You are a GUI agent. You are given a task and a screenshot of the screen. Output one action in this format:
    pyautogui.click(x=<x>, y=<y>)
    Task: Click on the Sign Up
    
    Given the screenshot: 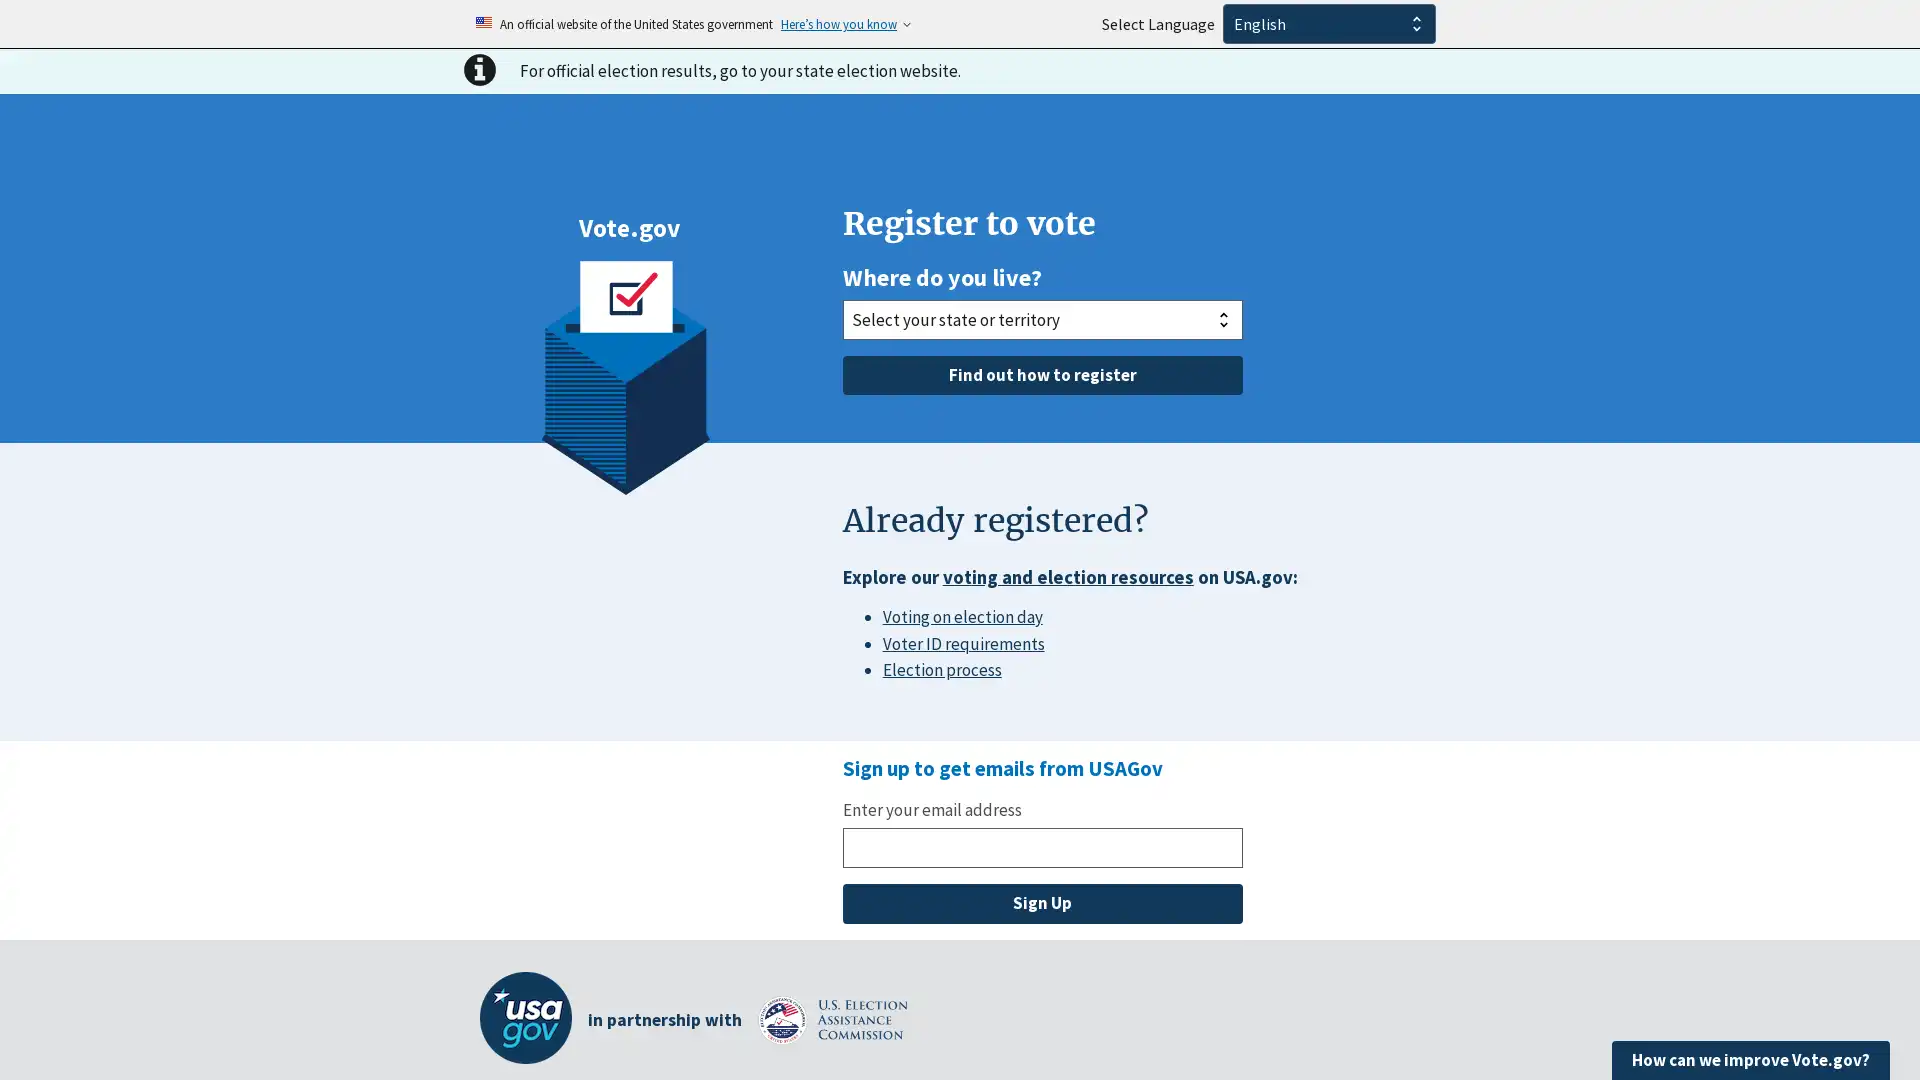 What is the action you would take?
    pyautogui.click(x=1040, y=903)
    